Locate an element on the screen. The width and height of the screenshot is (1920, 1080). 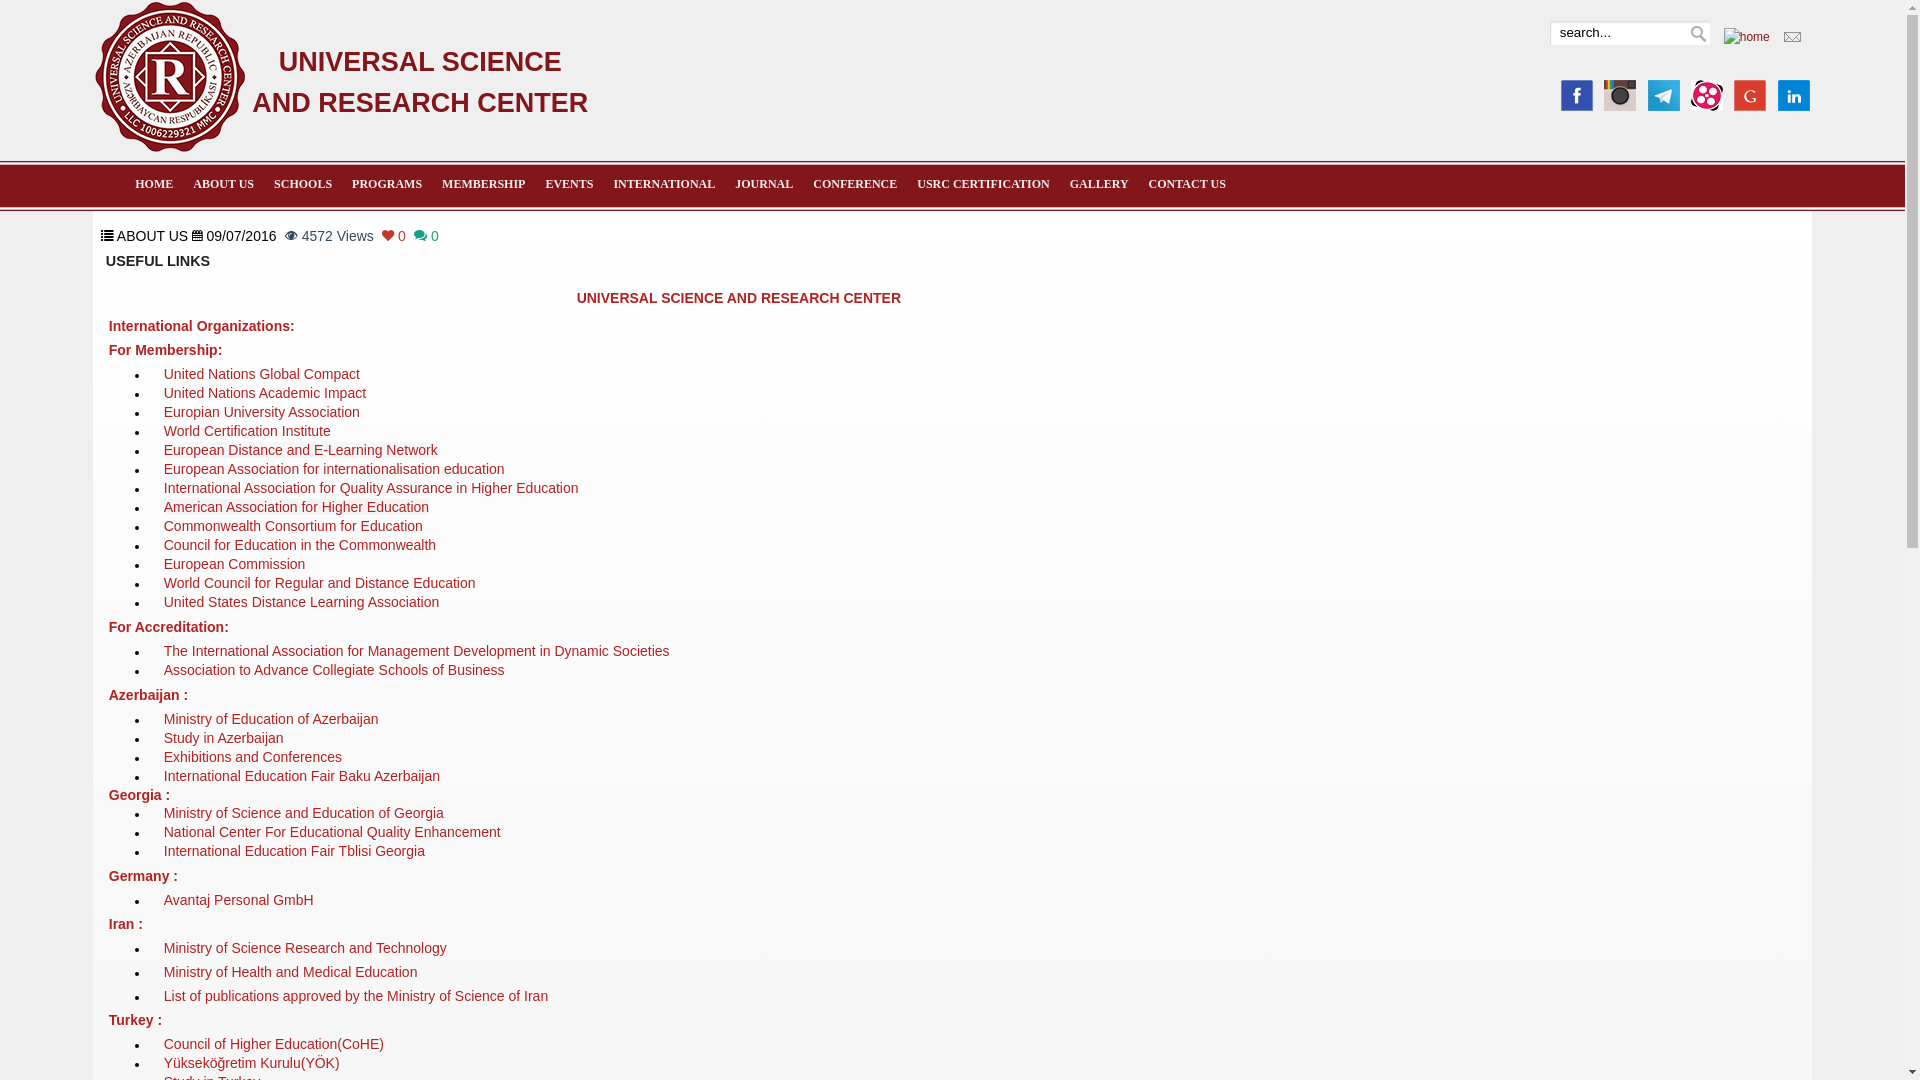
'CONFERENCE' is located at coordinates (854, 184).